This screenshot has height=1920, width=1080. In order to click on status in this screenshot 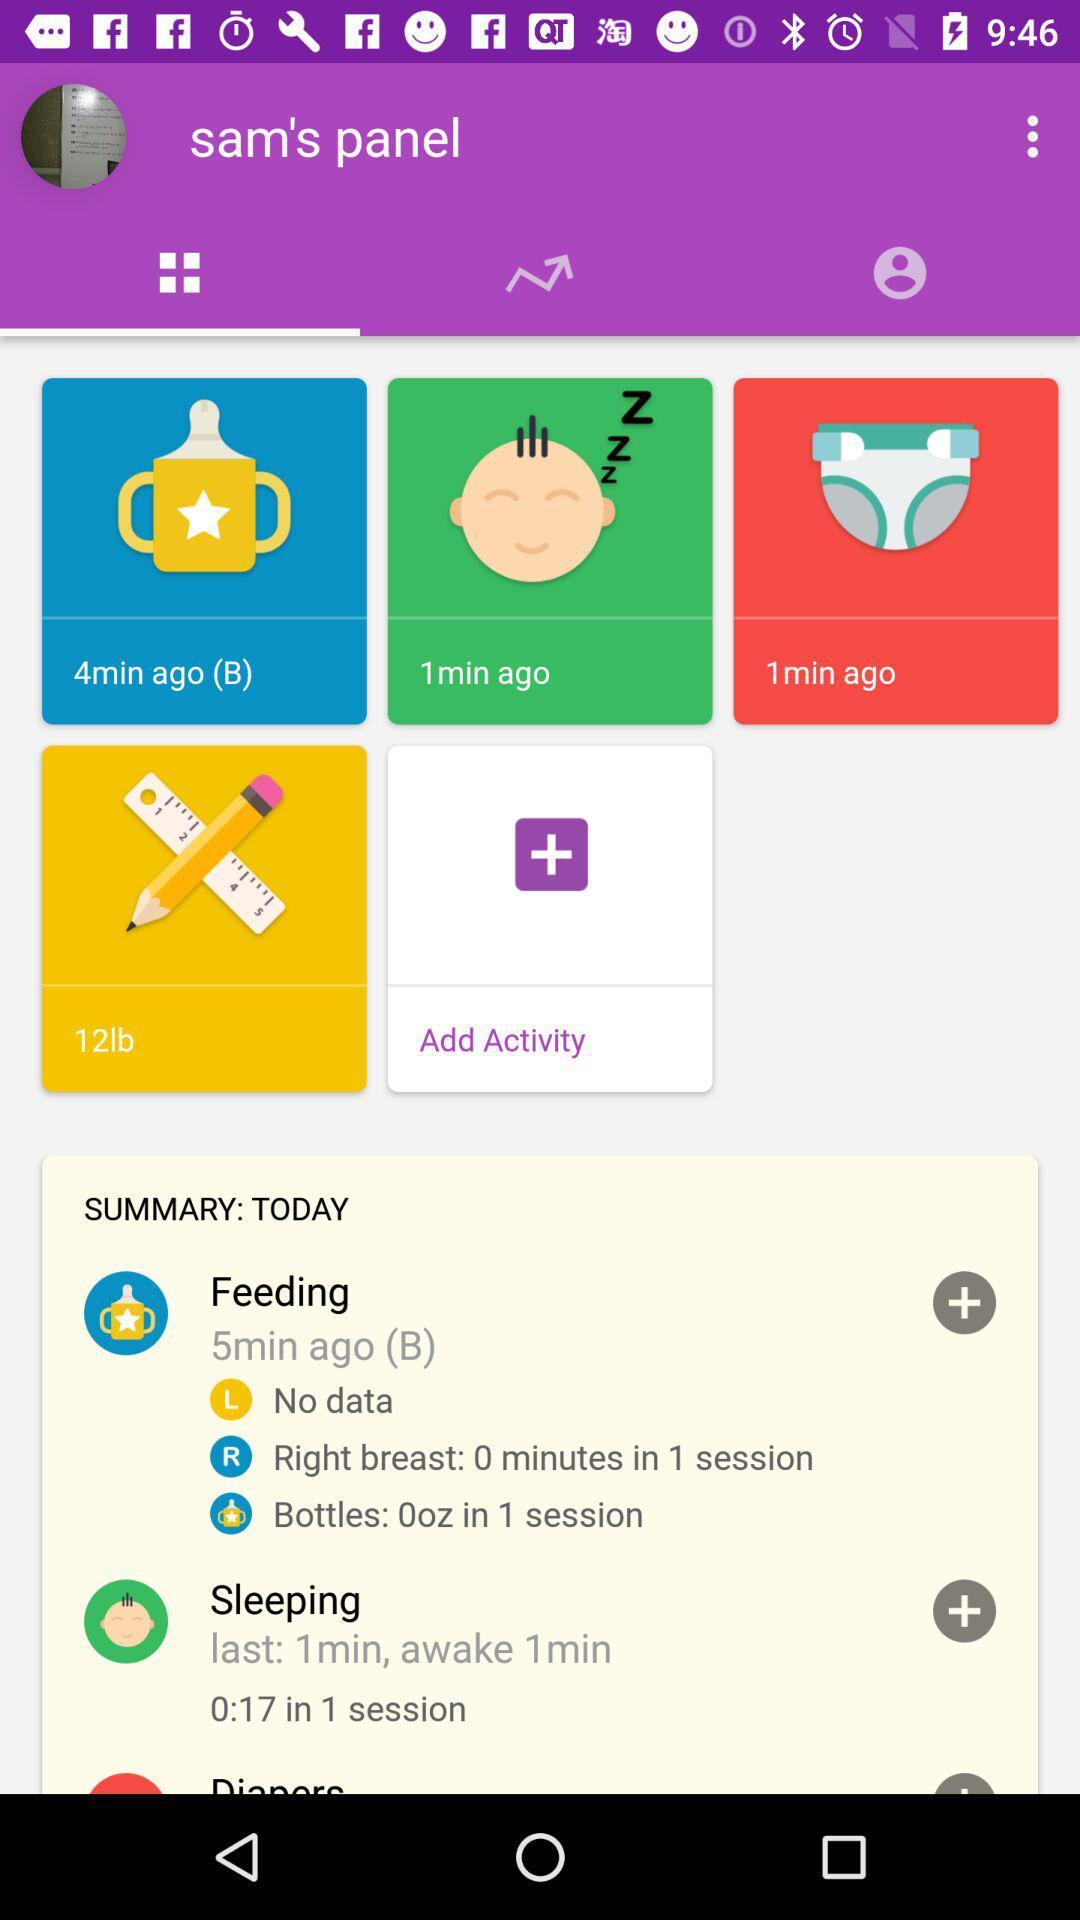, I will do `click(963, 1783)`.